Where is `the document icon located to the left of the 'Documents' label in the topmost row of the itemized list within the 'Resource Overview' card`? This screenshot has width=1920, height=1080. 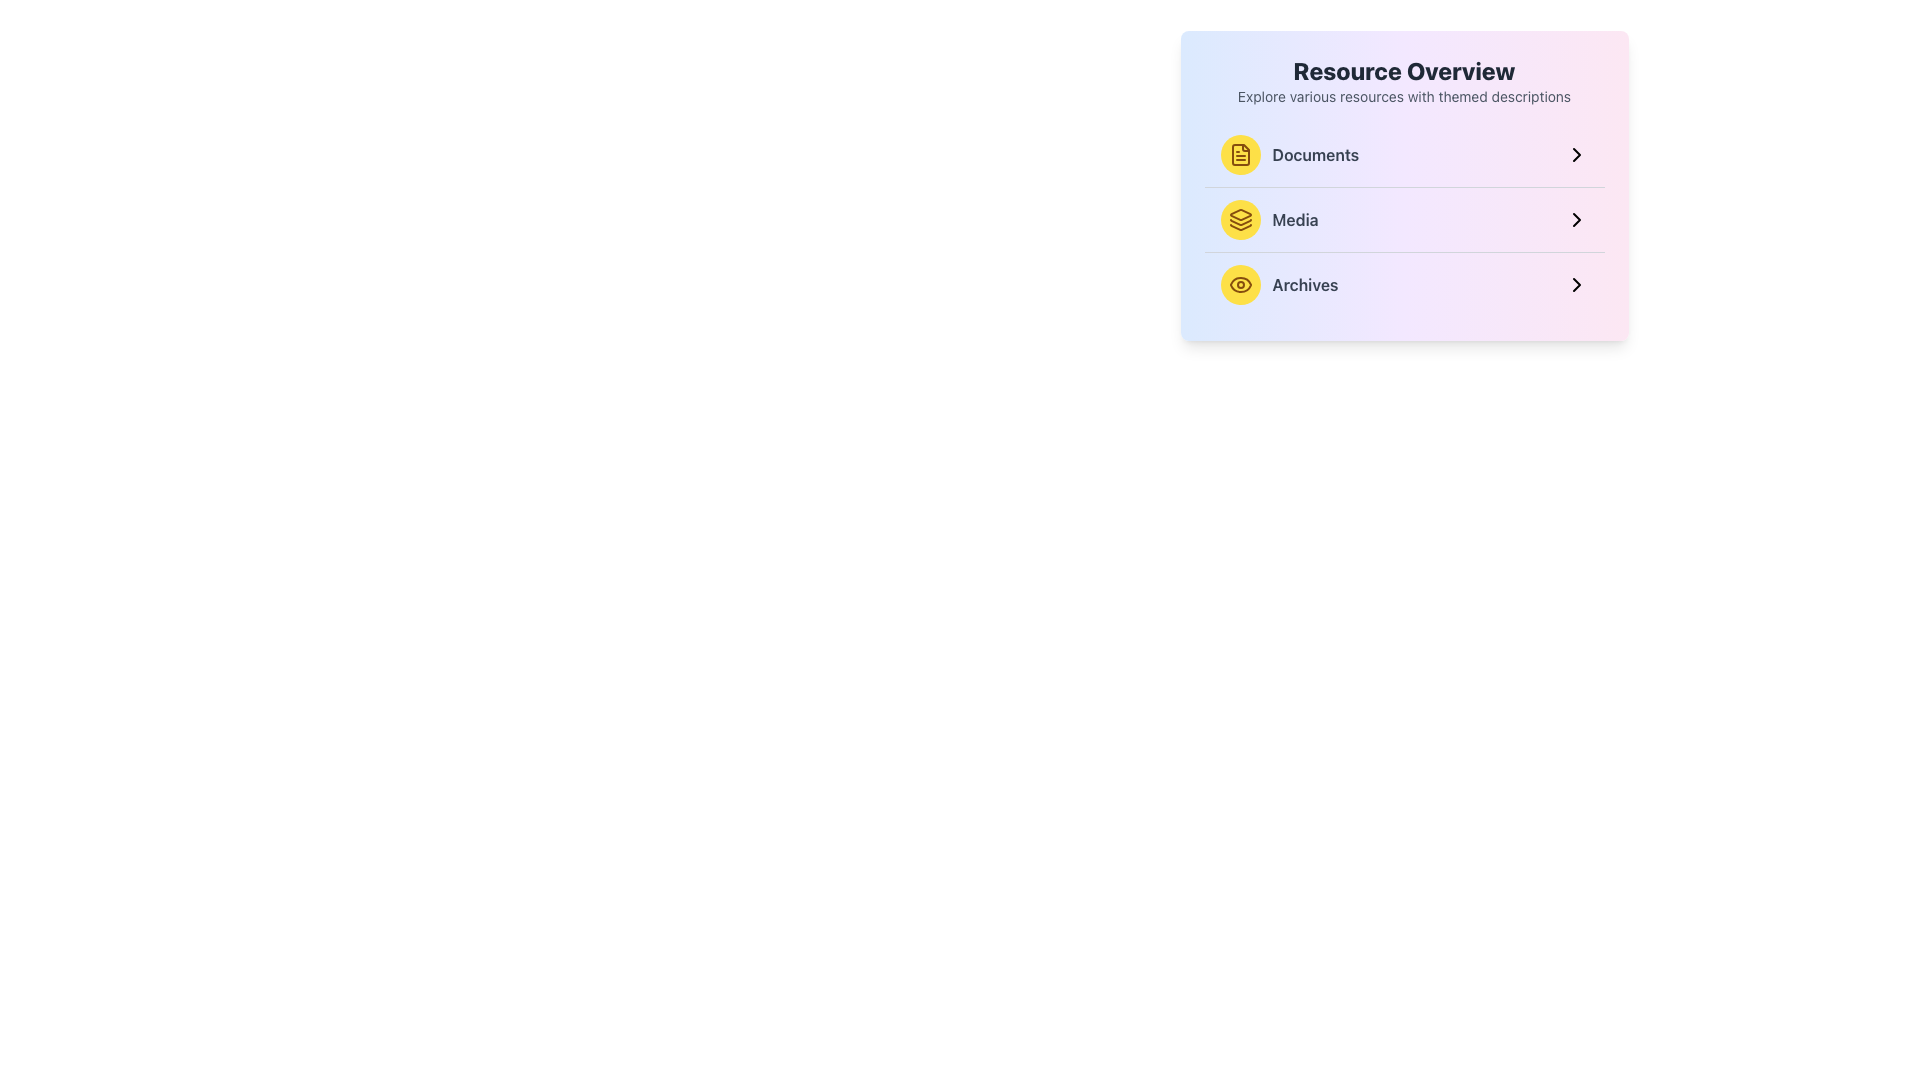
the document icon located to the left of the 'Documents' label in the topmost row of the itemized list within the 'Resource Overview' card is located at coordinates (1239, 153).